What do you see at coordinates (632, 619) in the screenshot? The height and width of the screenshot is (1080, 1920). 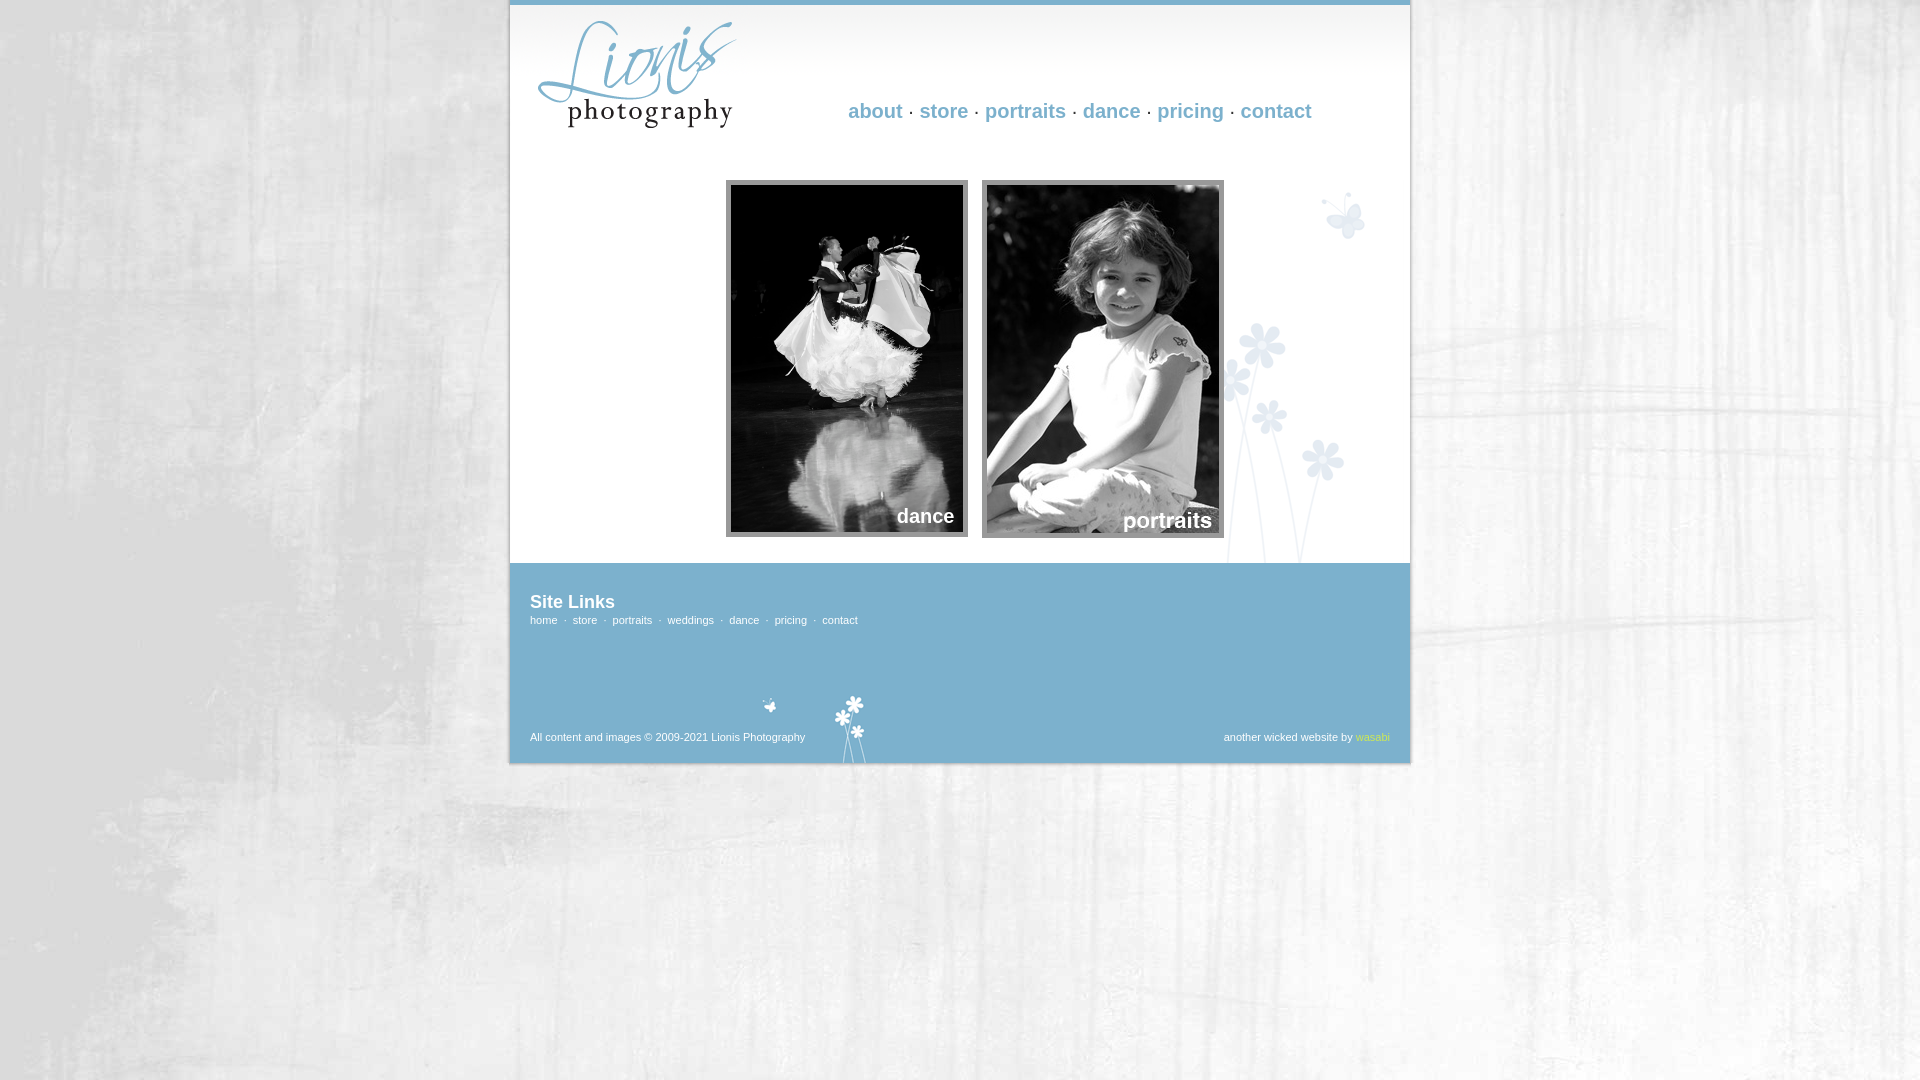 I see `'portraits'` at bounding box center [632, 619].